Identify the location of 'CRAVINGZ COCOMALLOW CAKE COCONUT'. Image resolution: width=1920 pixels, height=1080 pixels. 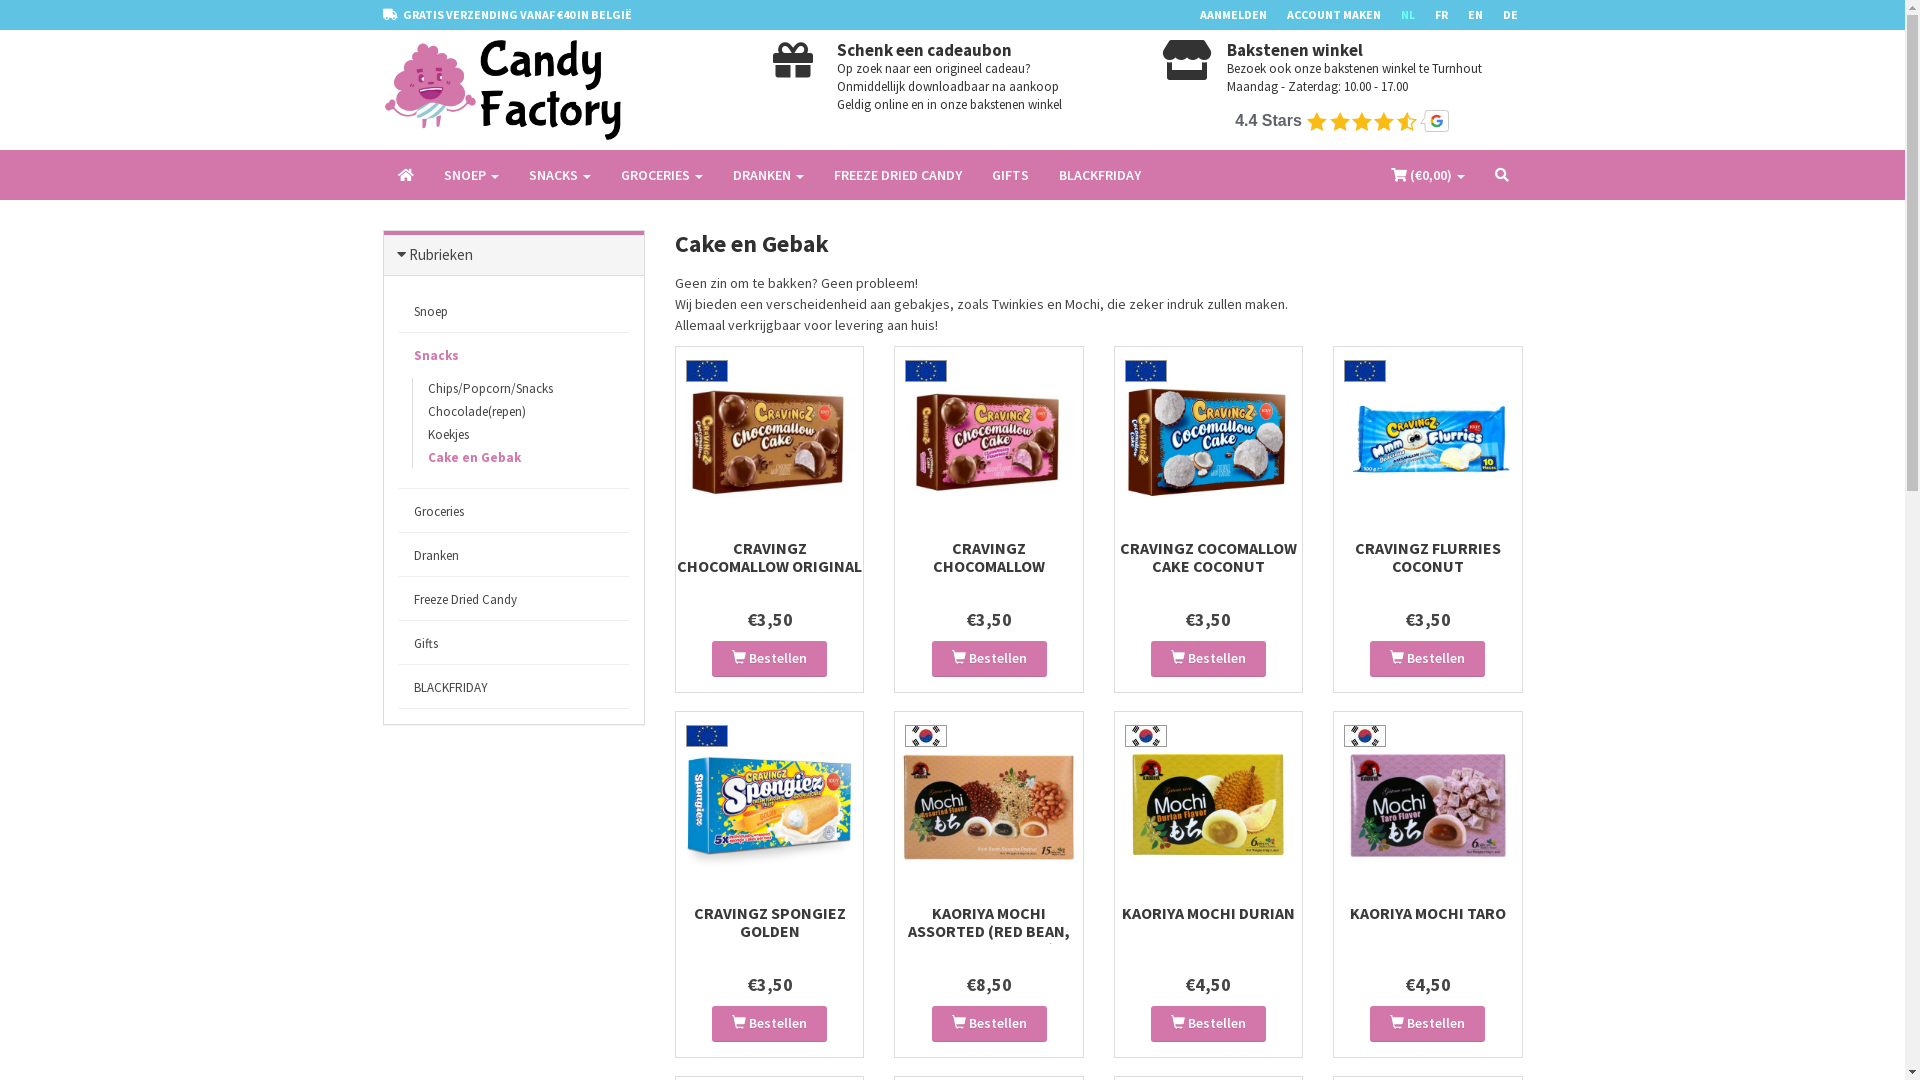
(1207, 556).